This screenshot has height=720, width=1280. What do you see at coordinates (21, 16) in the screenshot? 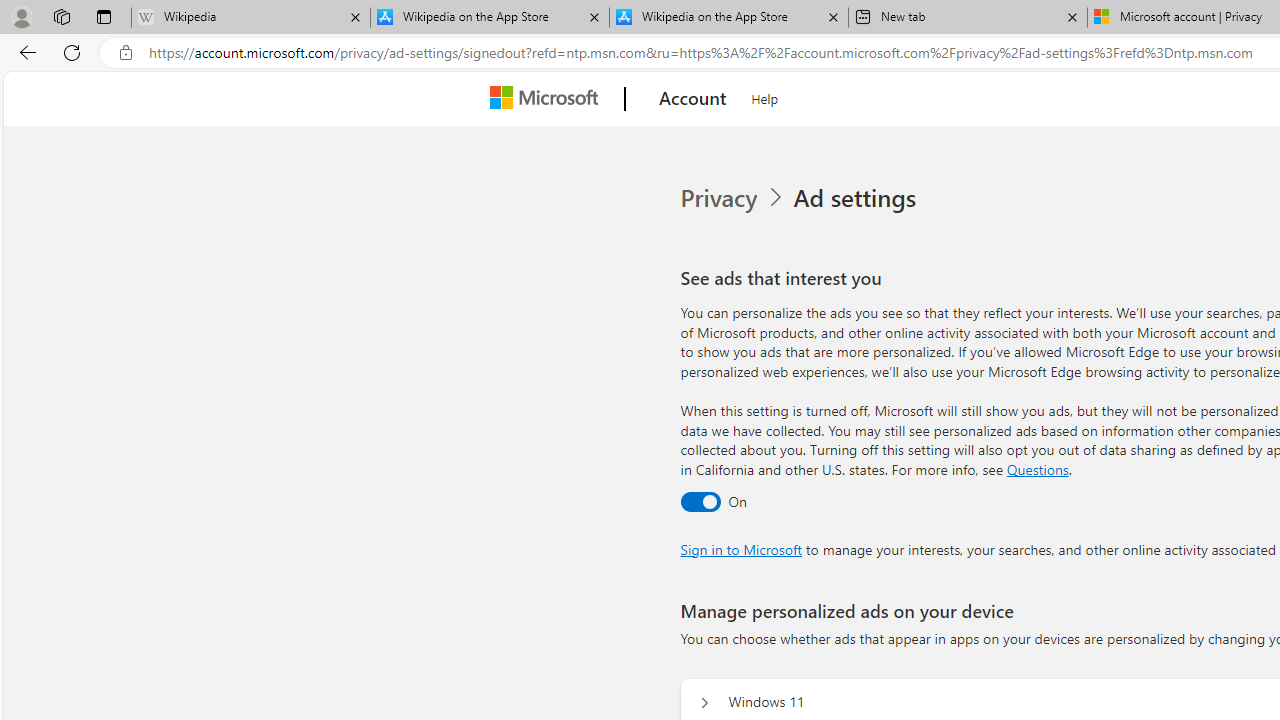
I see `'Personal Profile'` at bounding box center [21, 16].